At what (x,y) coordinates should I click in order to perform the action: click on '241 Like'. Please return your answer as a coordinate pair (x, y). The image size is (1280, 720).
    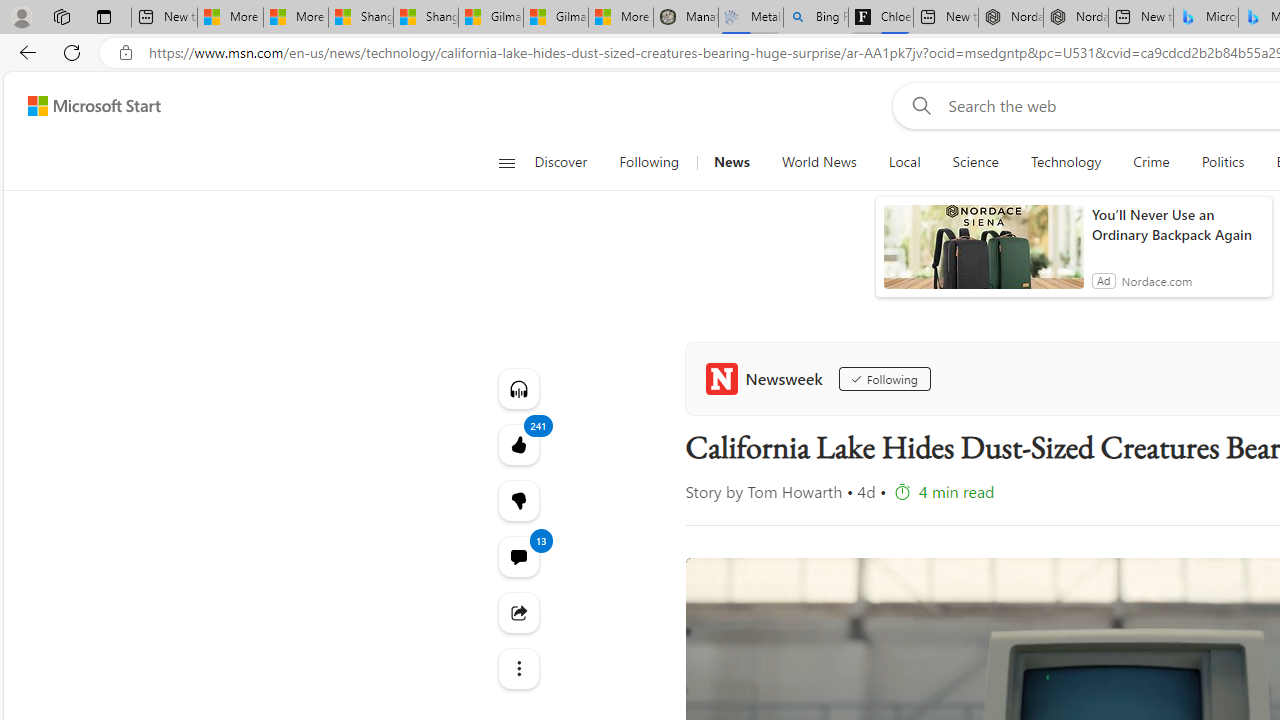
    Looking at the image, I should click on (518, 443).